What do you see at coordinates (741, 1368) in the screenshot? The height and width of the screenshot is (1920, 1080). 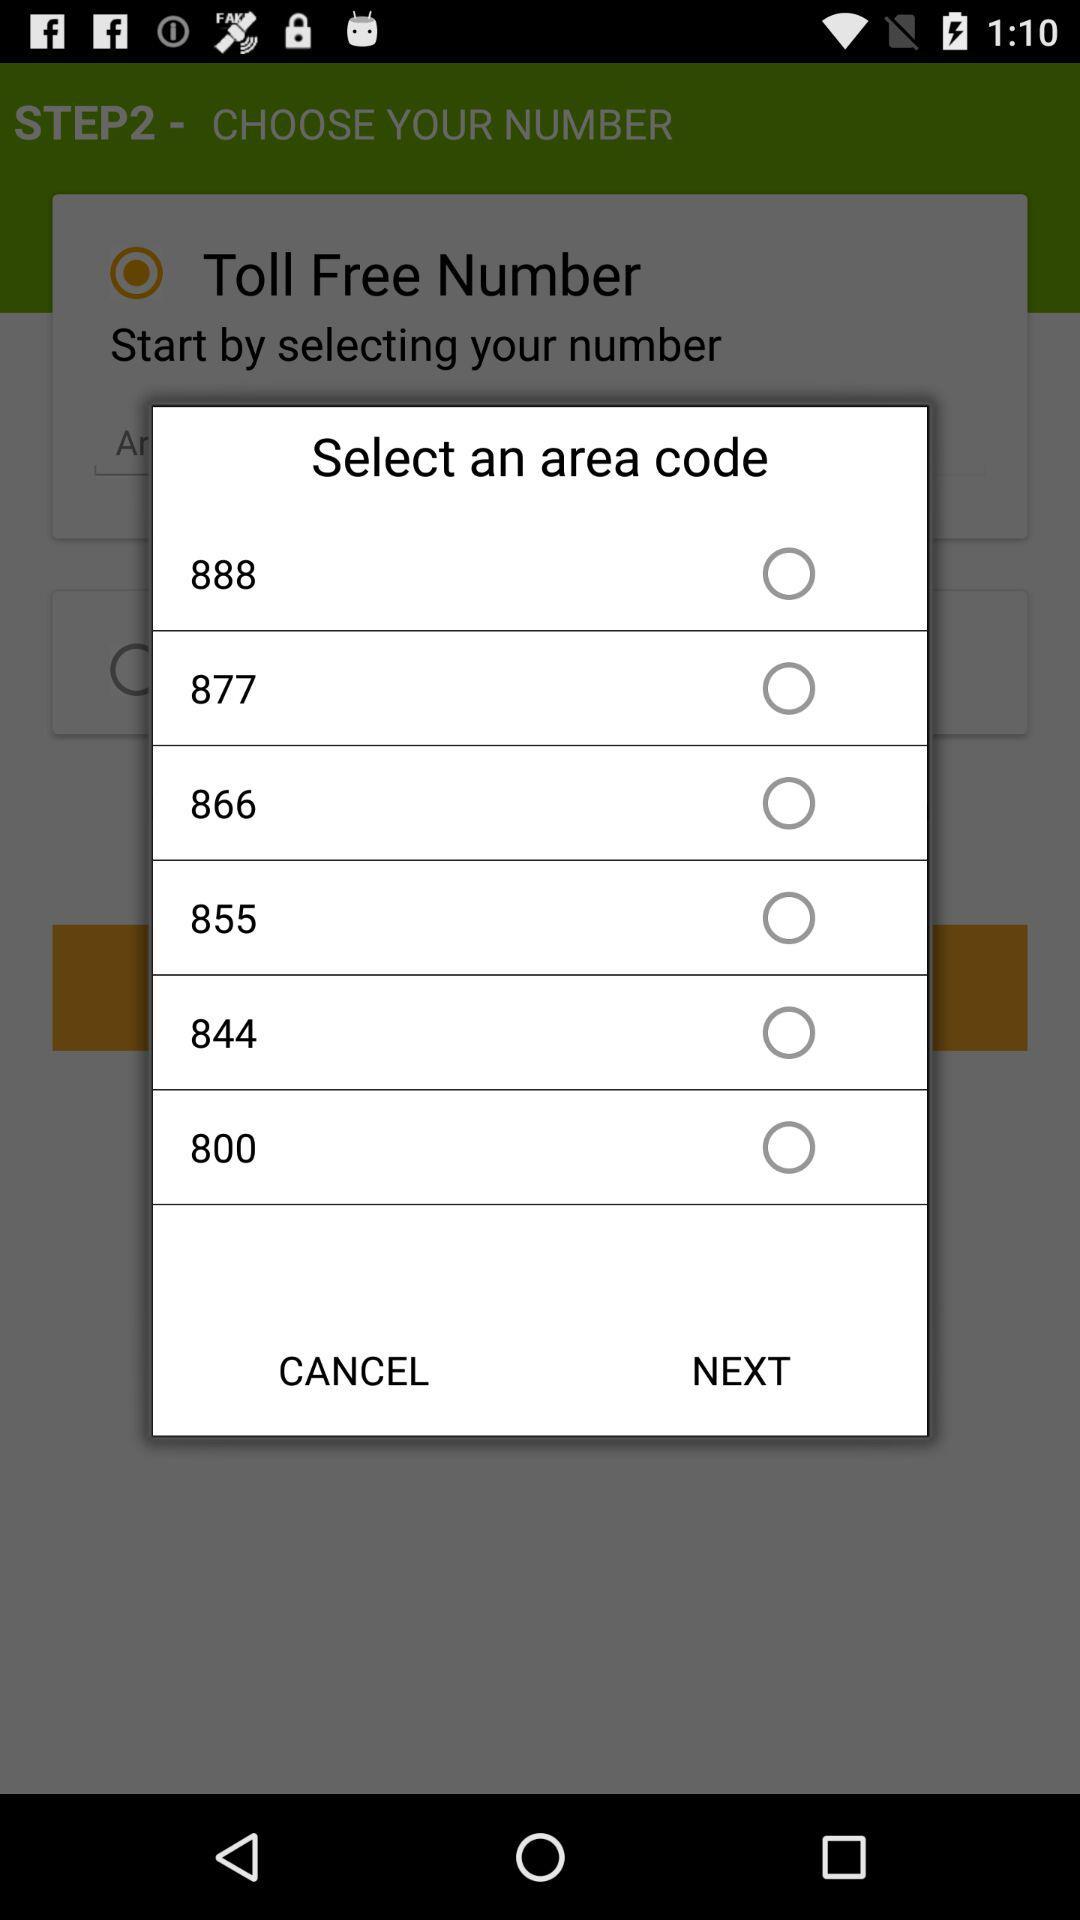 I see `next button` at bounding box center [741, 1368].